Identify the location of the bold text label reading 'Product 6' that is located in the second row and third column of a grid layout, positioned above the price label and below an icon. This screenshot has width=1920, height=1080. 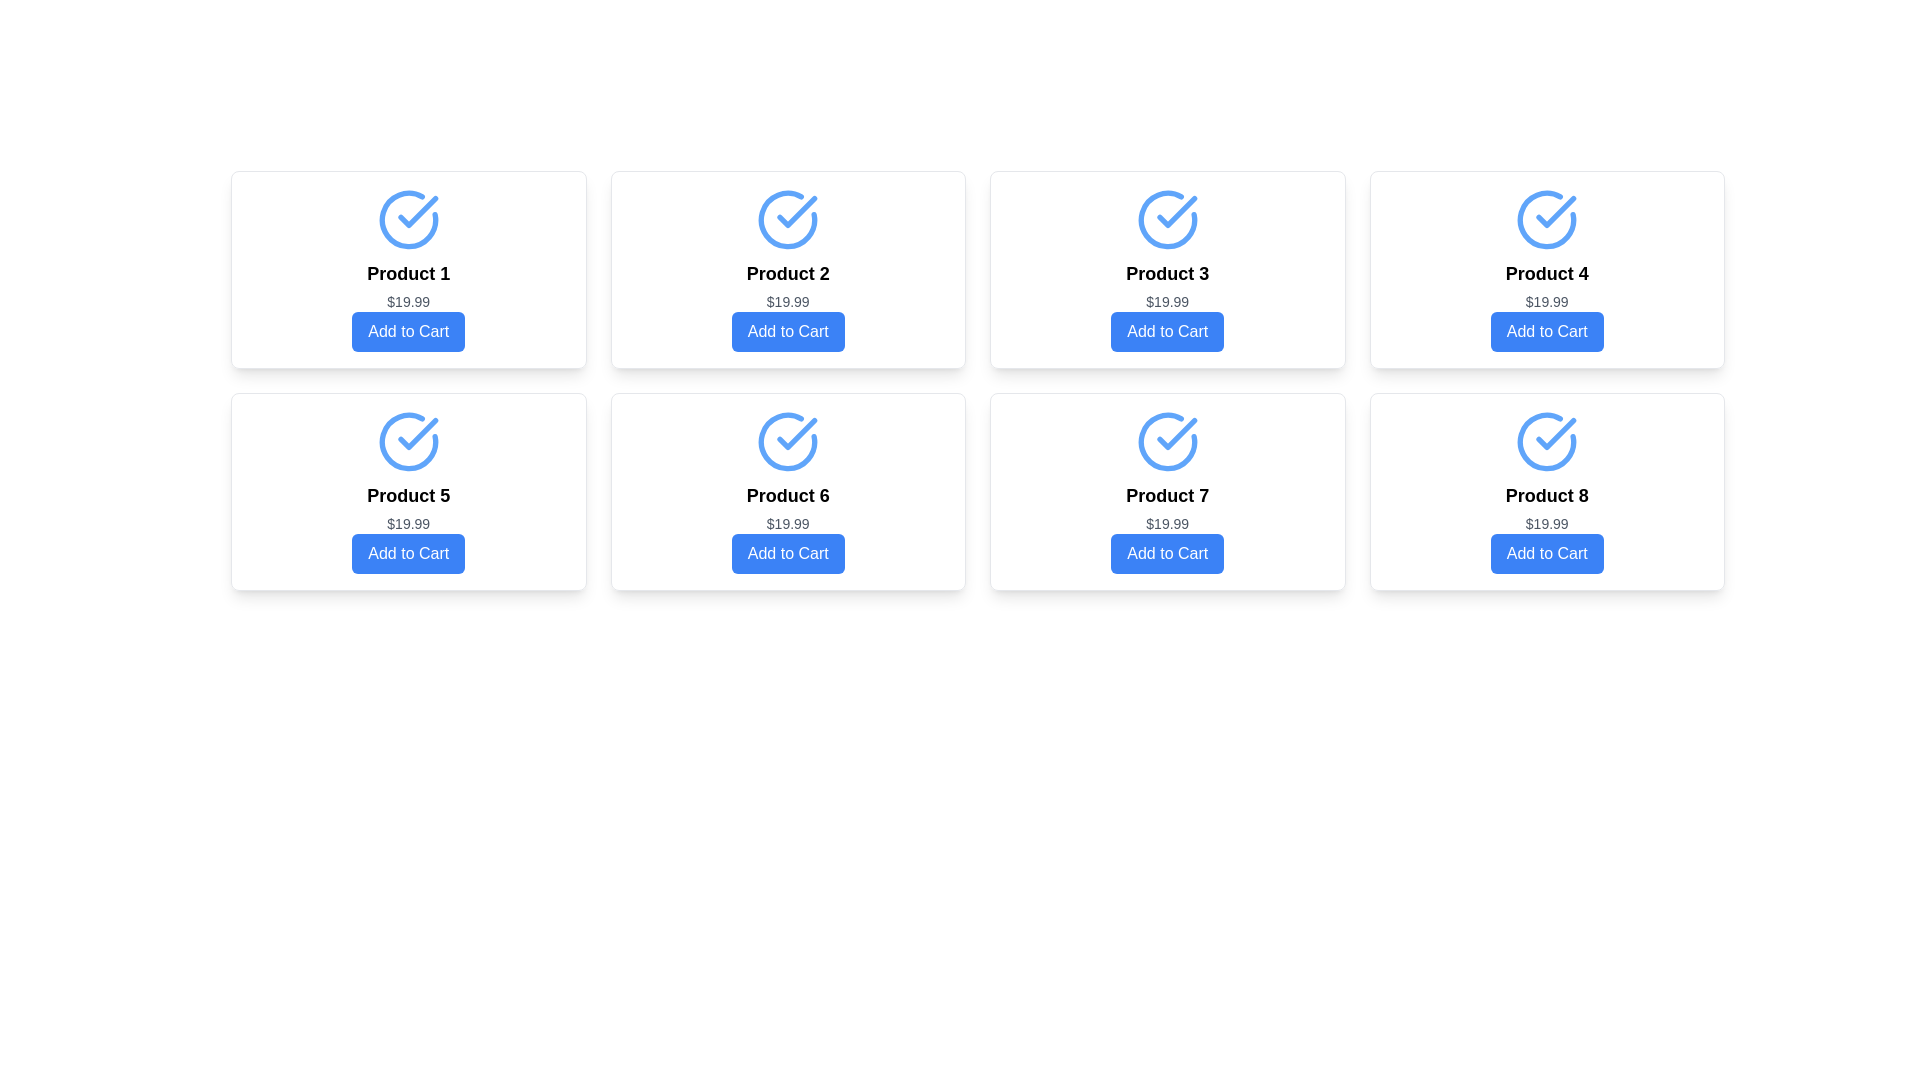
(787, 495).